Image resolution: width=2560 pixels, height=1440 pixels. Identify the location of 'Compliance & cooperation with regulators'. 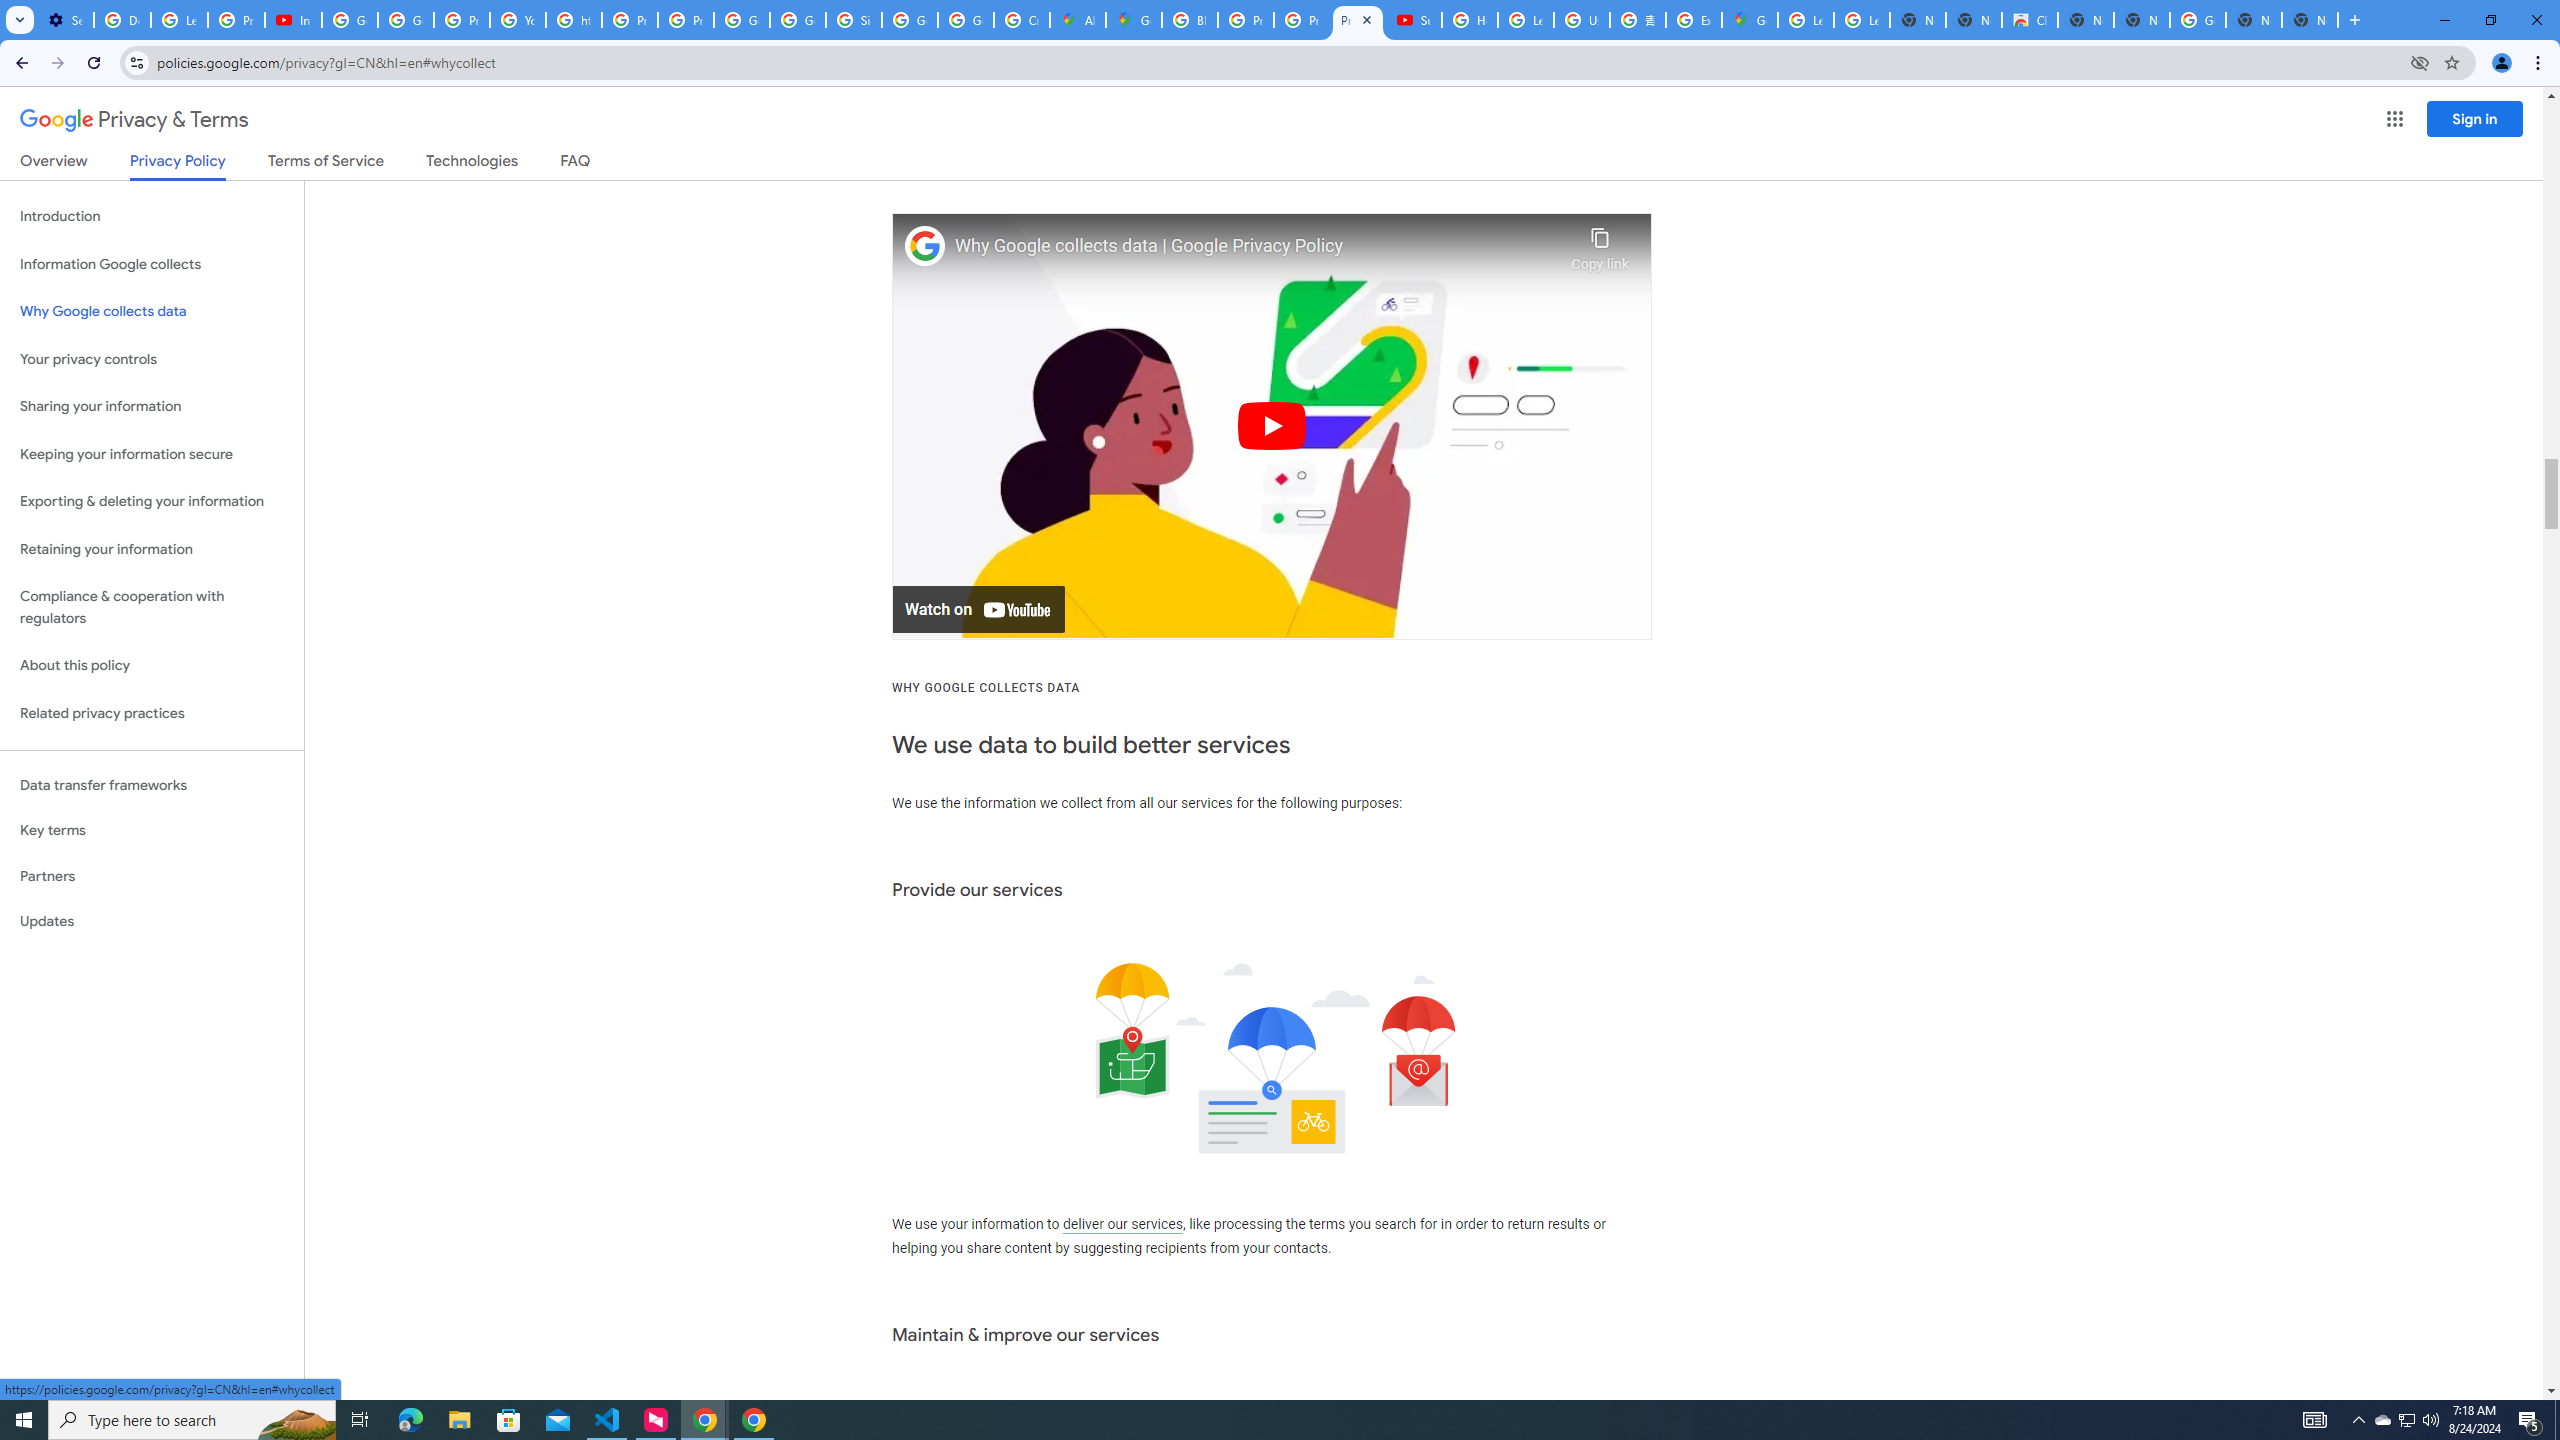
(151, 608).